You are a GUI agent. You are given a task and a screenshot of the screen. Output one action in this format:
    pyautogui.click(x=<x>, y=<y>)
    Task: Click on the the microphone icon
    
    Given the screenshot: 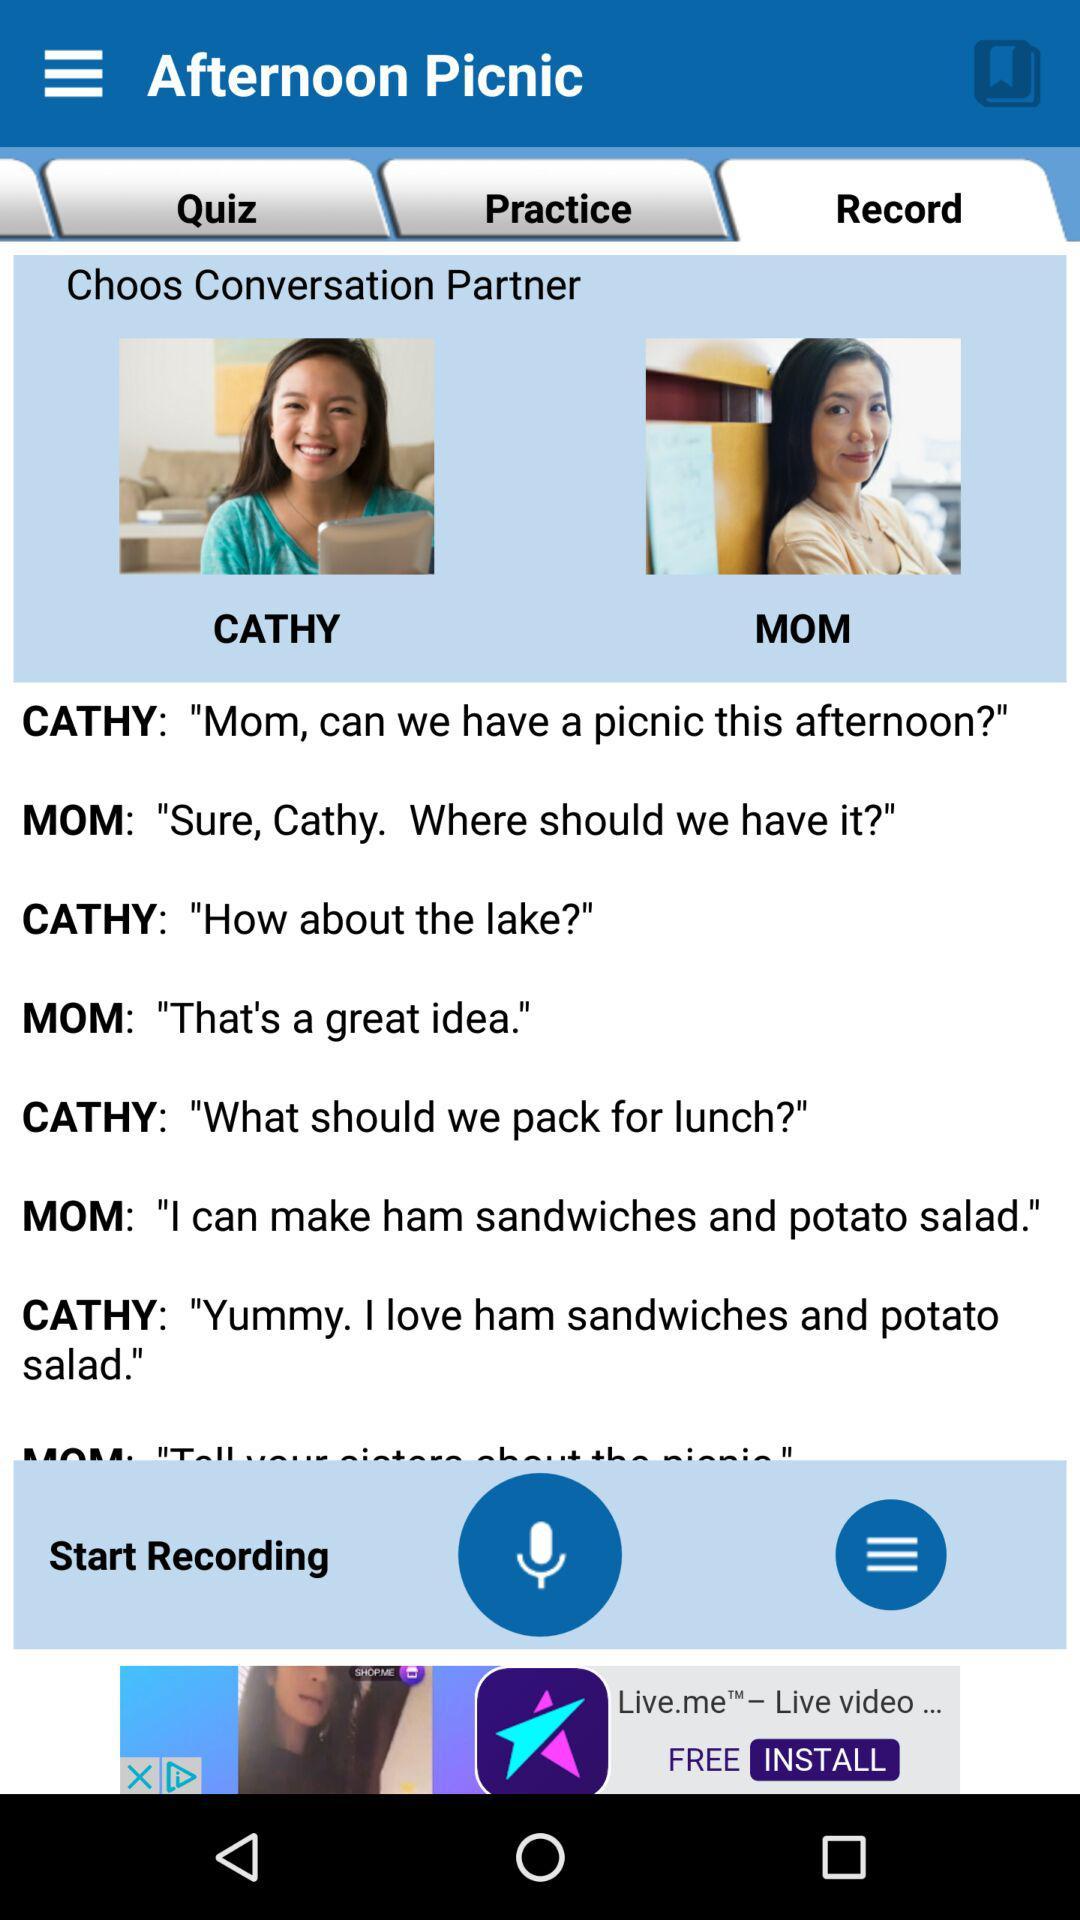 What is the action you would take?
    pyautogui.click(x=540, y=1553)
    